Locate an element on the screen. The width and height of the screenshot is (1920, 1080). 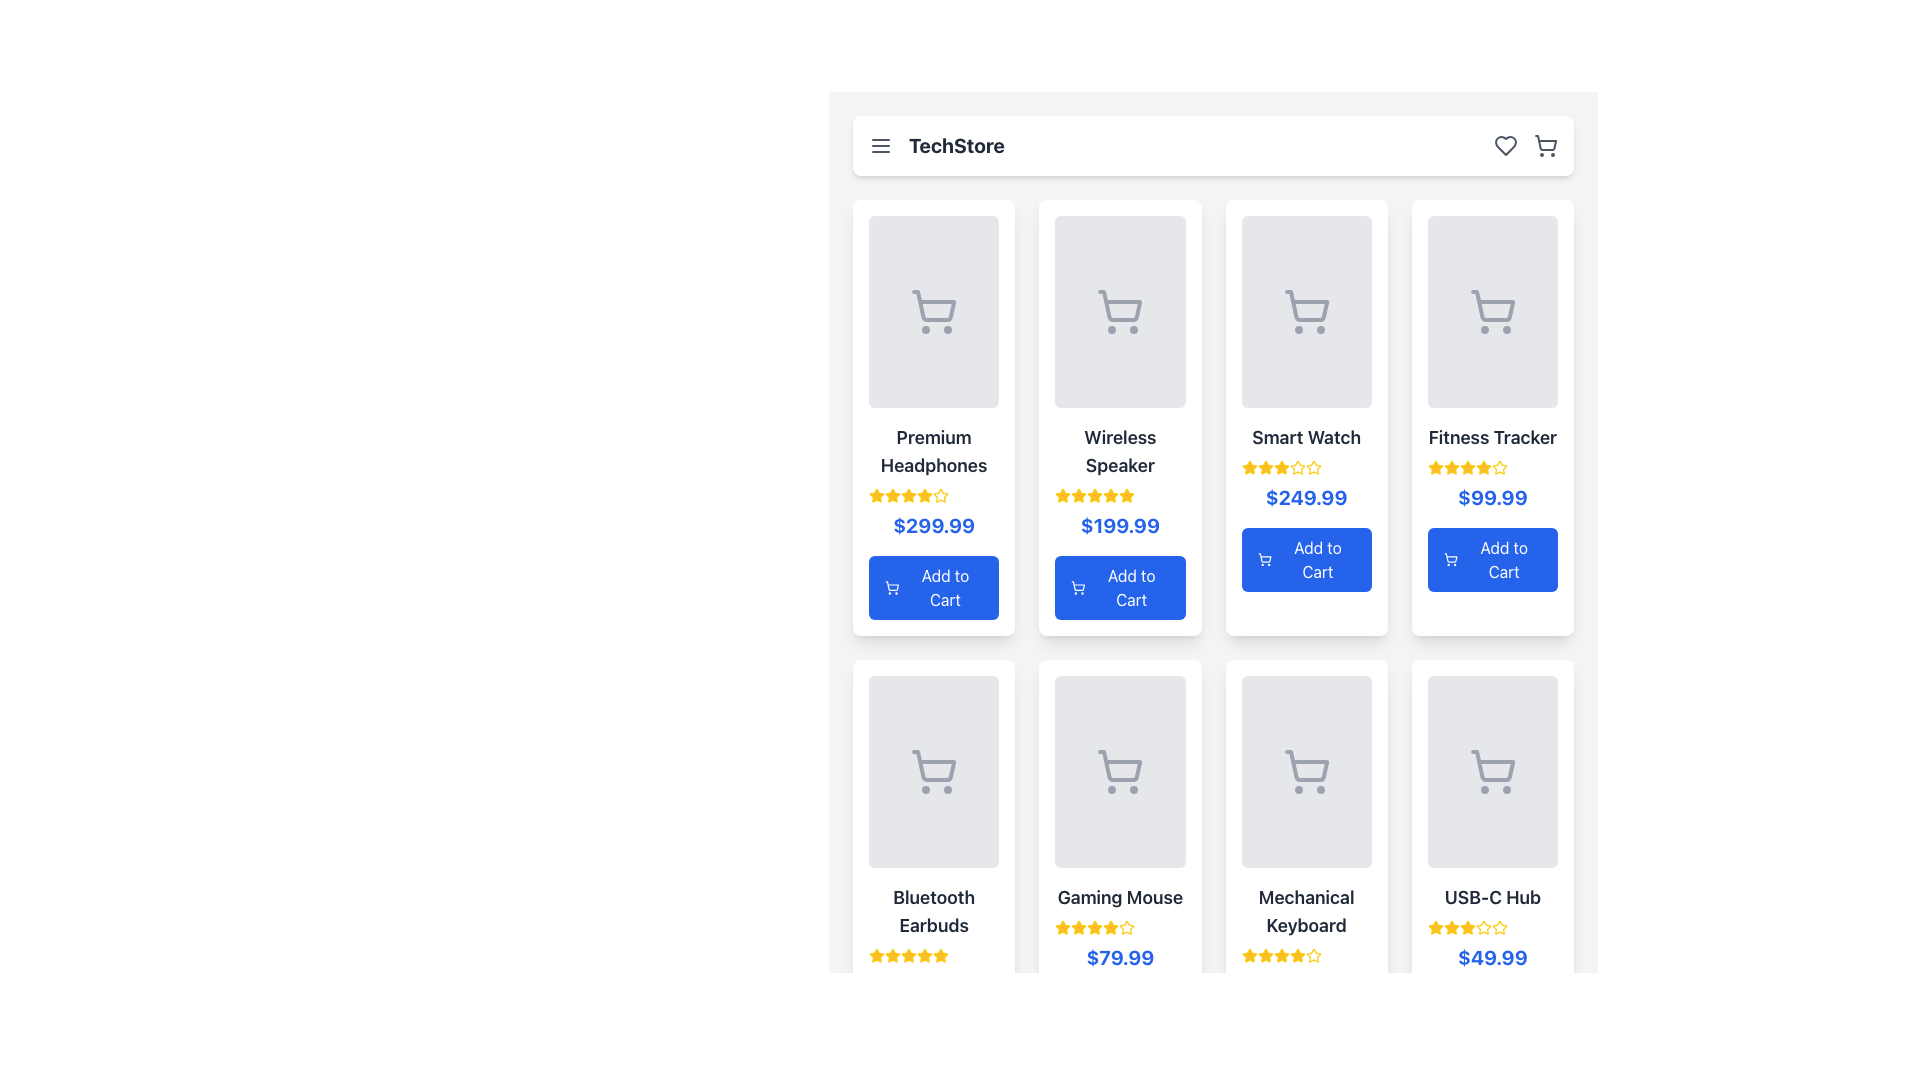
the yellow star icon representing a rating unit for the 'Gaming Mouse' to potentially alter the rating is located at coordinates (1110, 927).